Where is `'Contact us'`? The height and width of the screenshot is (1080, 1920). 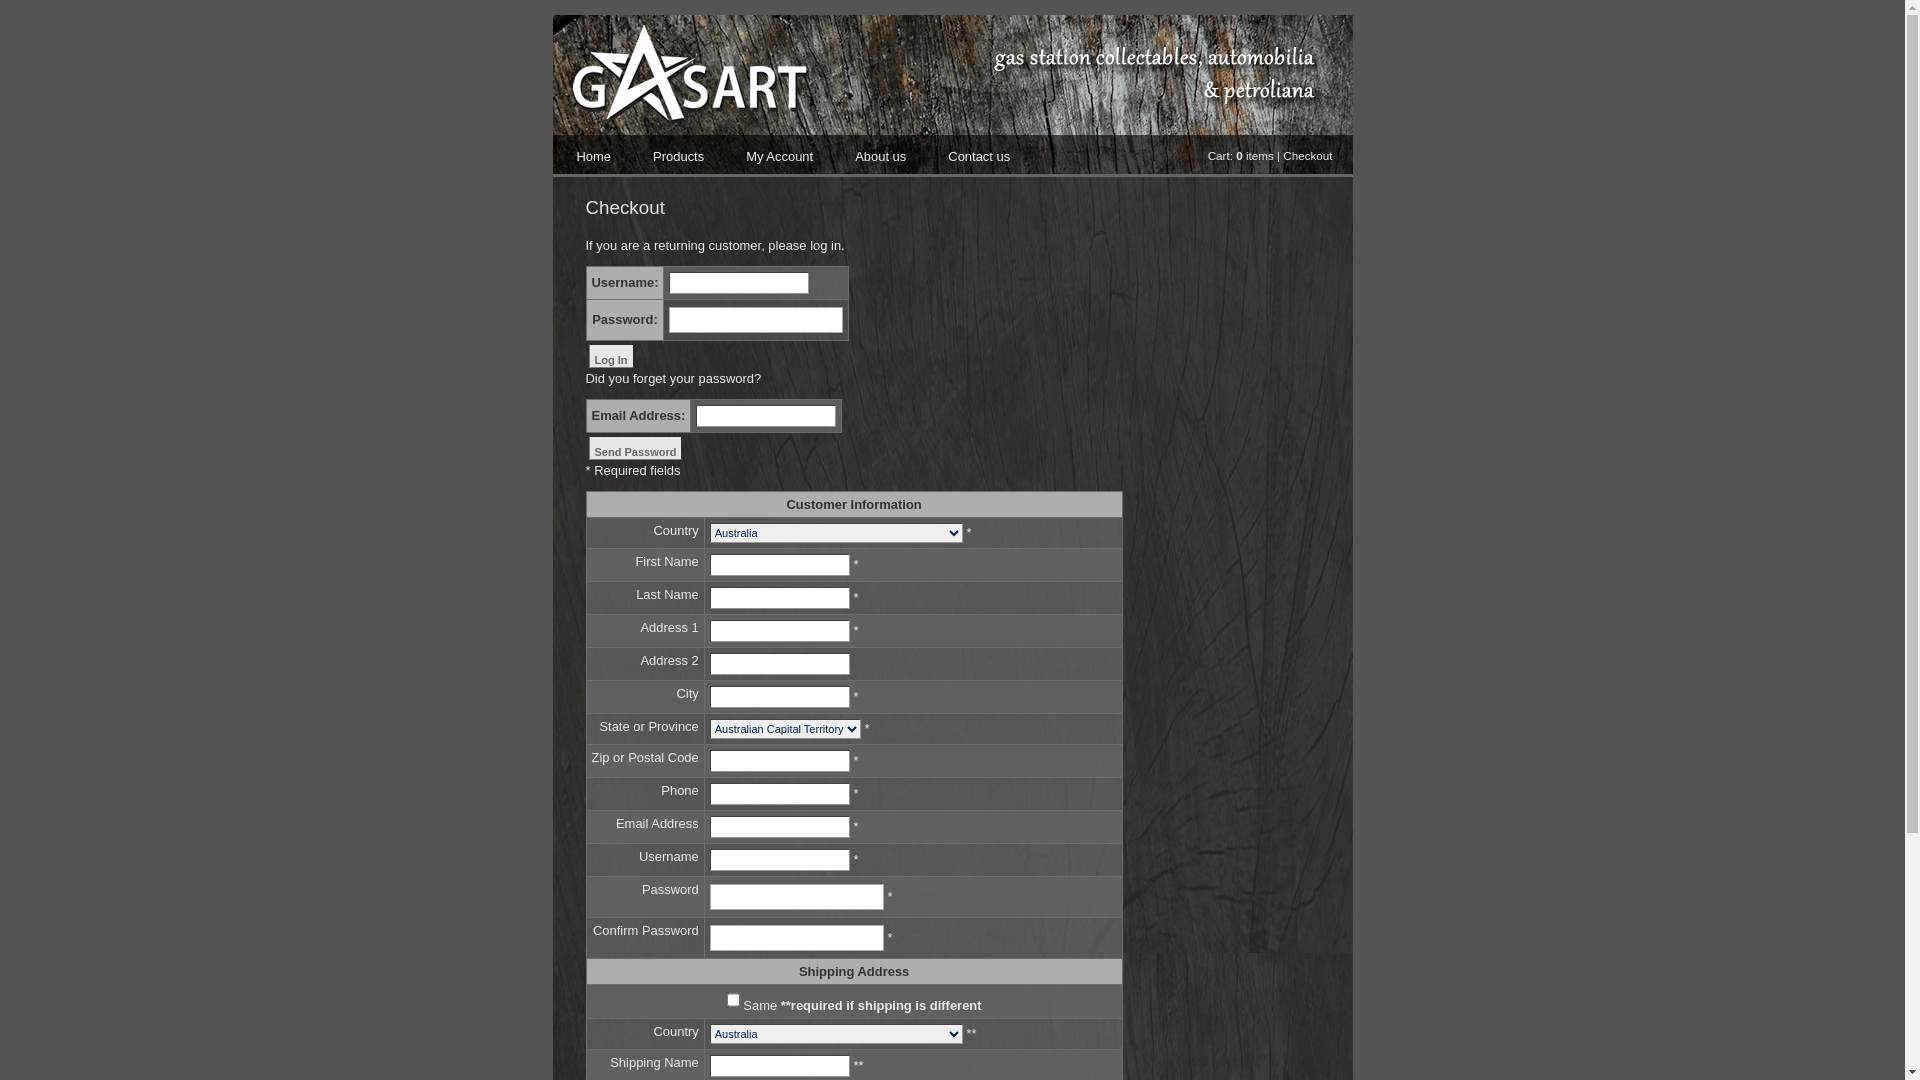
'Contact us' is located at coordinates (979, 155).